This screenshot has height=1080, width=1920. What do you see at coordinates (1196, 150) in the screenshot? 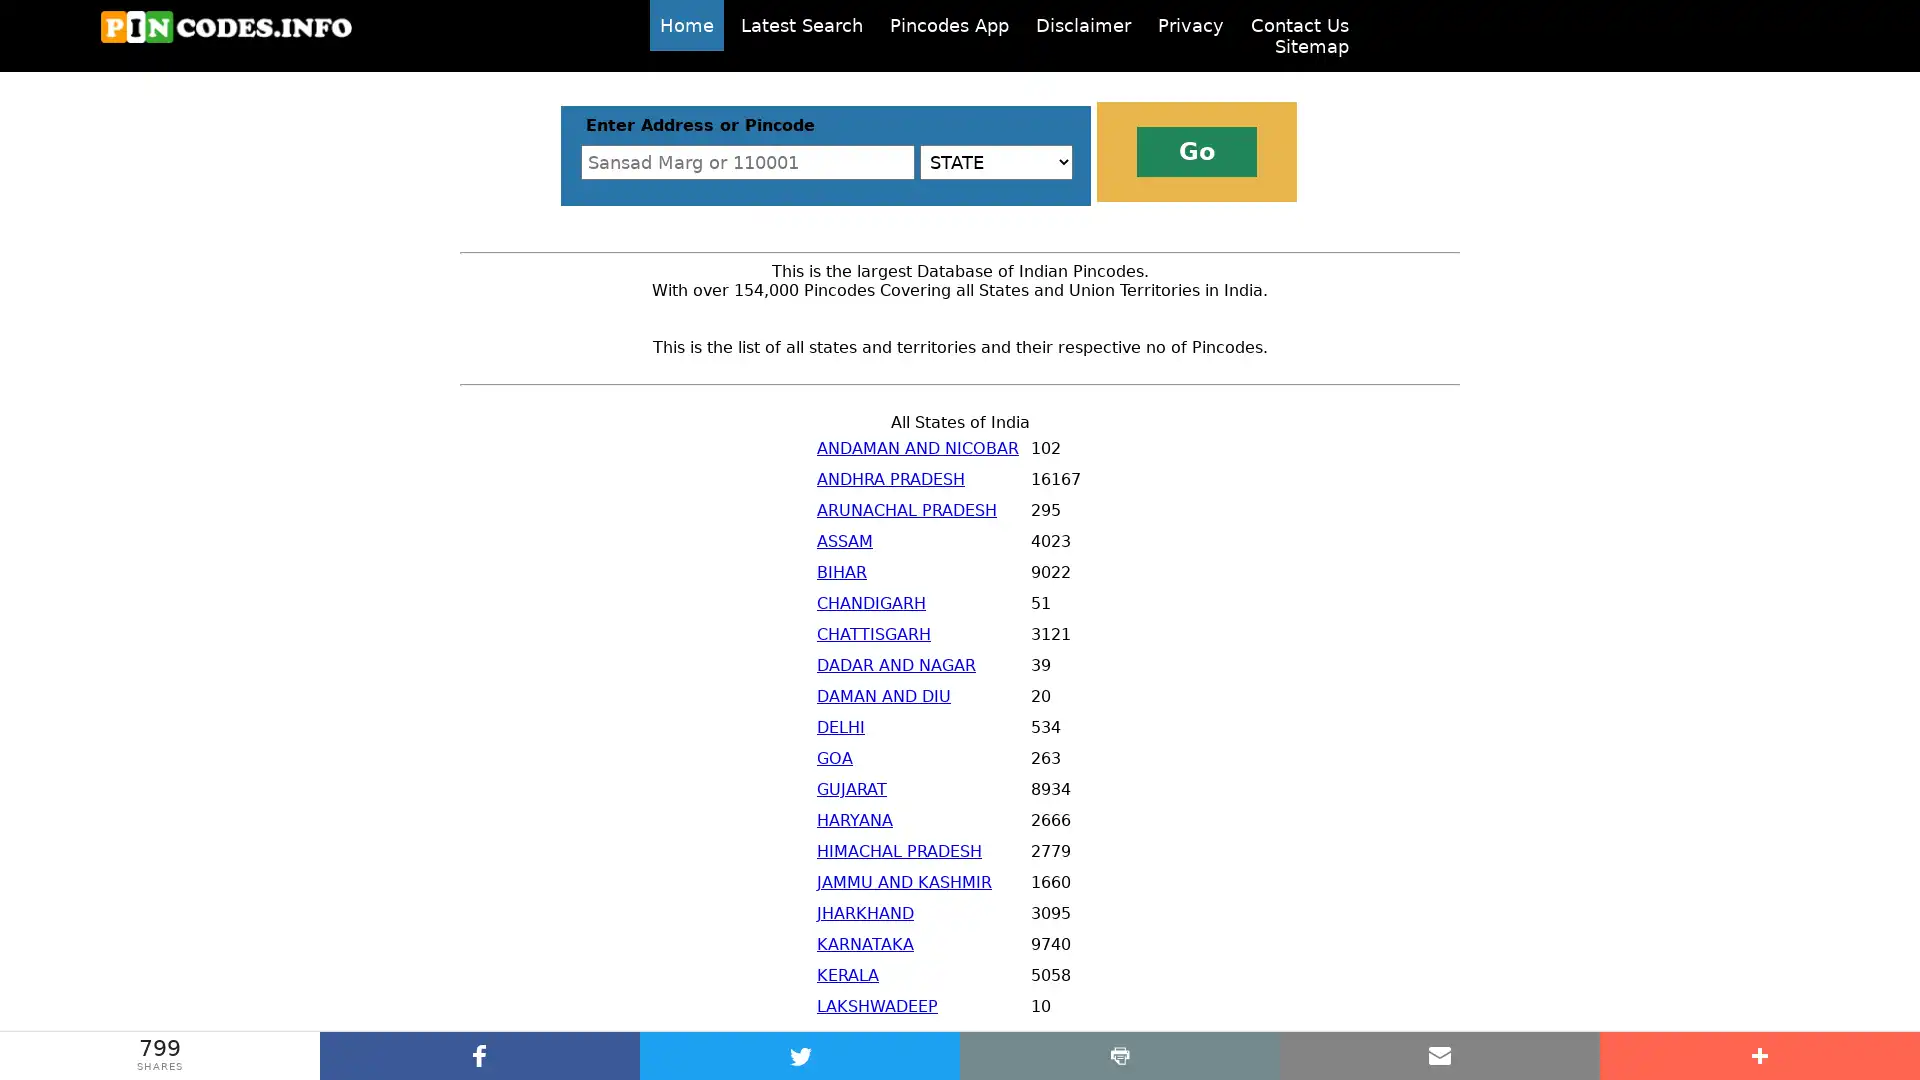
I see `Go` at bounding box center [1196, 150].